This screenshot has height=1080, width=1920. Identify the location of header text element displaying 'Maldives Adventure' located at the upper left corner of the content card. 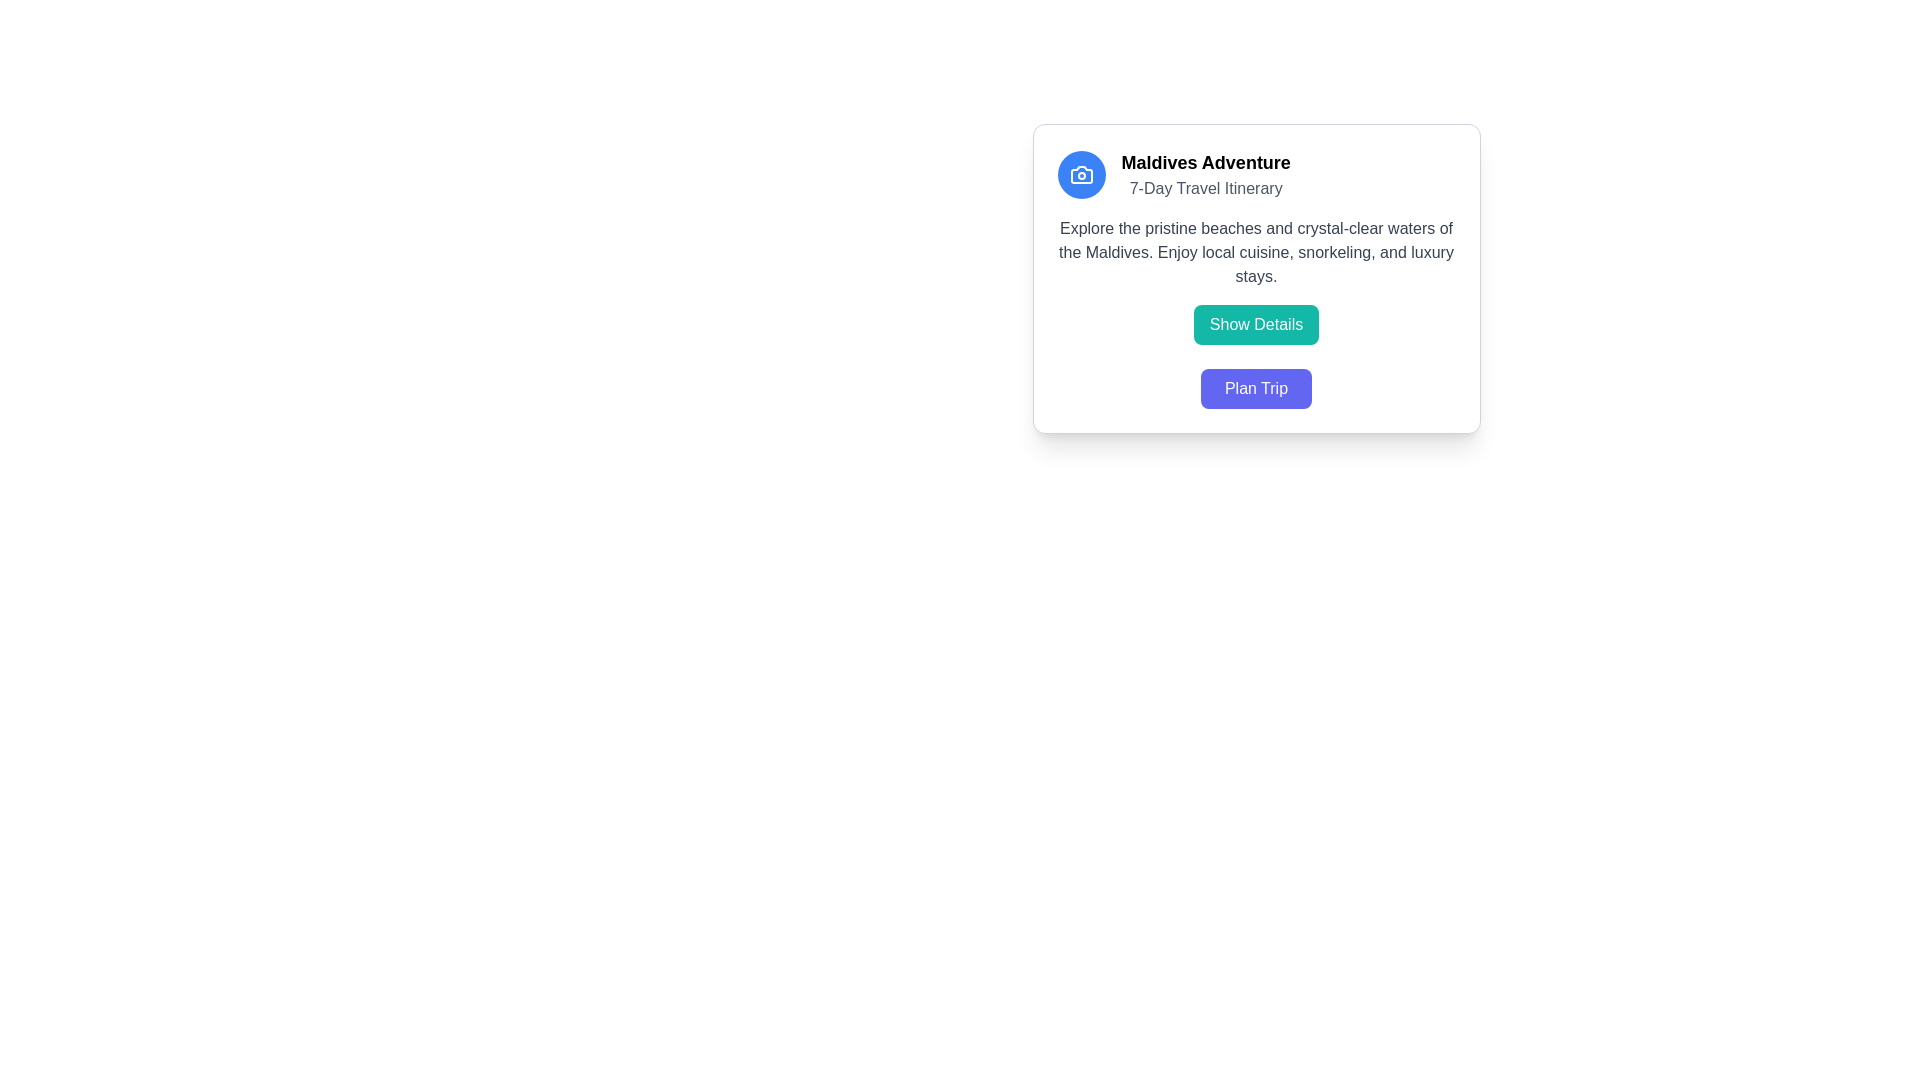
(1205, 161).